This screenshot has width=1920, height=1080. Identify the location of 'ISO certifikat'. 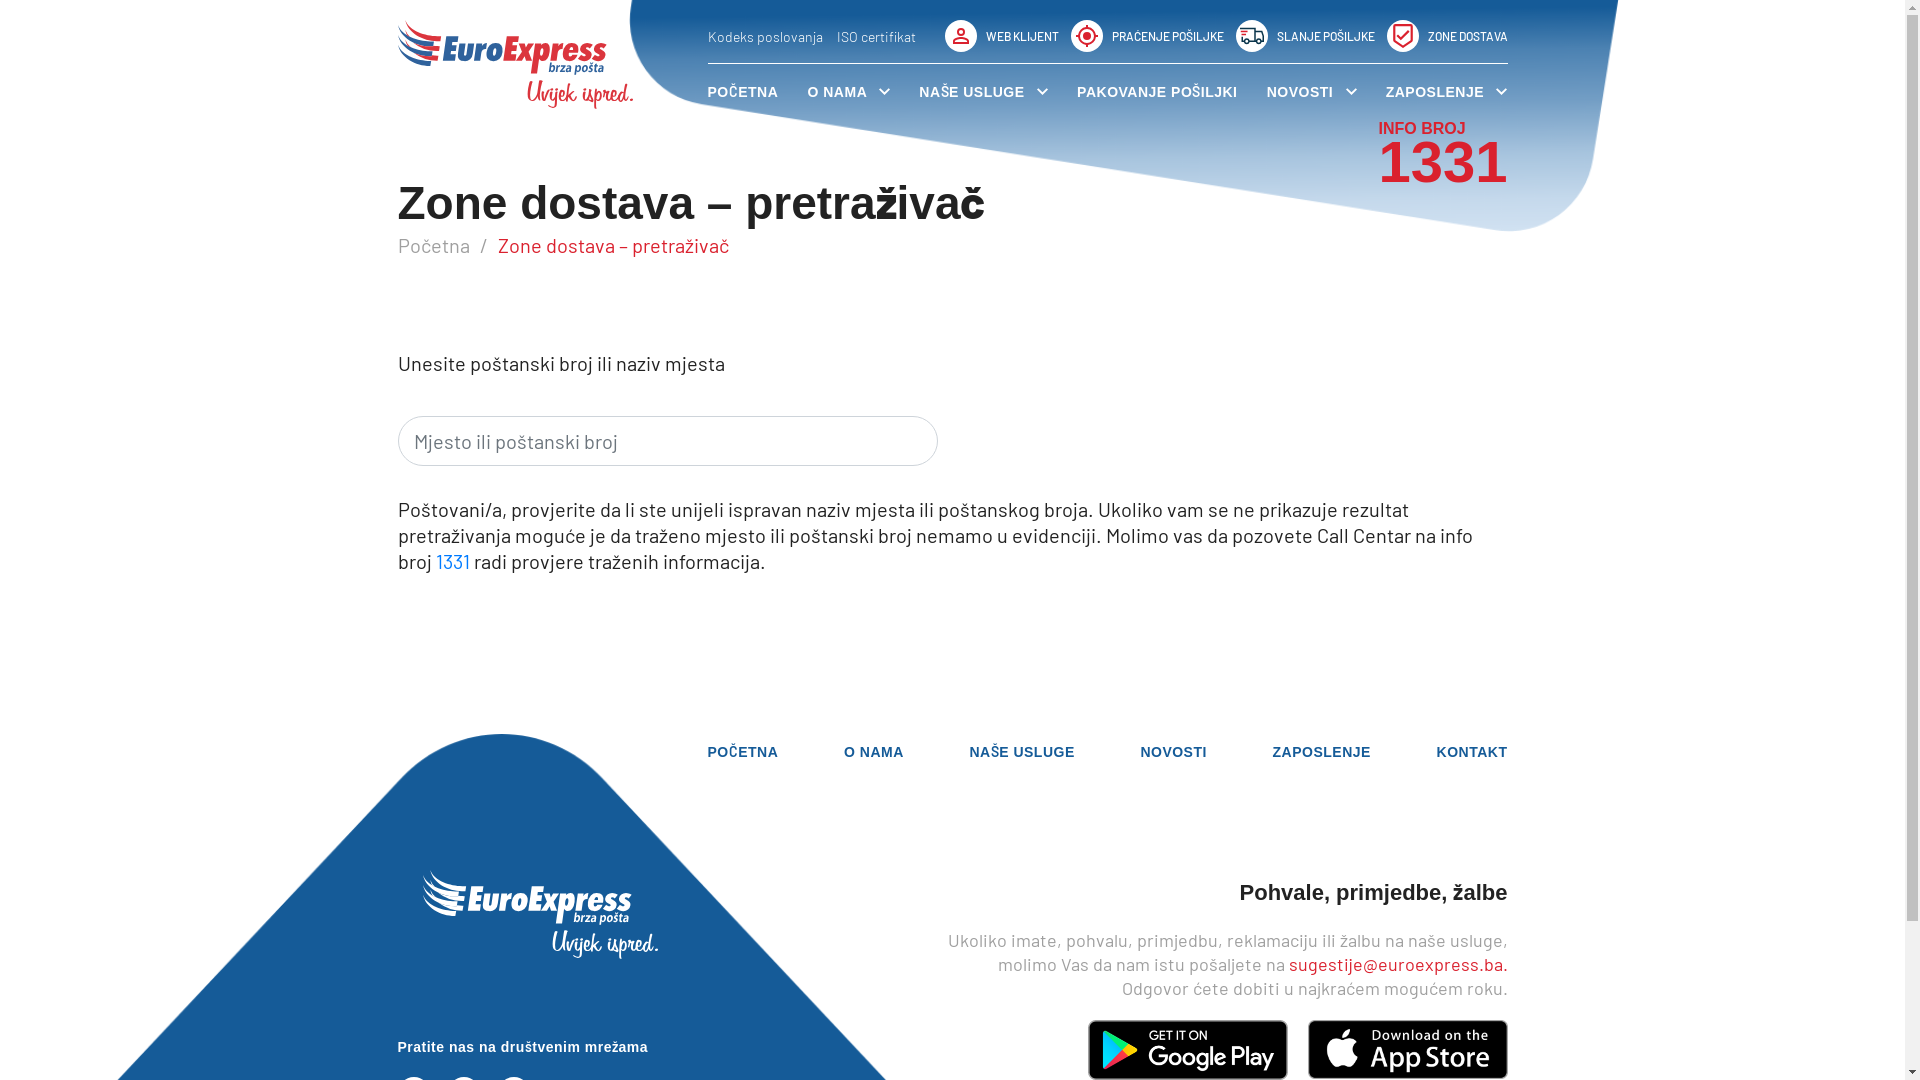
(835, 36).